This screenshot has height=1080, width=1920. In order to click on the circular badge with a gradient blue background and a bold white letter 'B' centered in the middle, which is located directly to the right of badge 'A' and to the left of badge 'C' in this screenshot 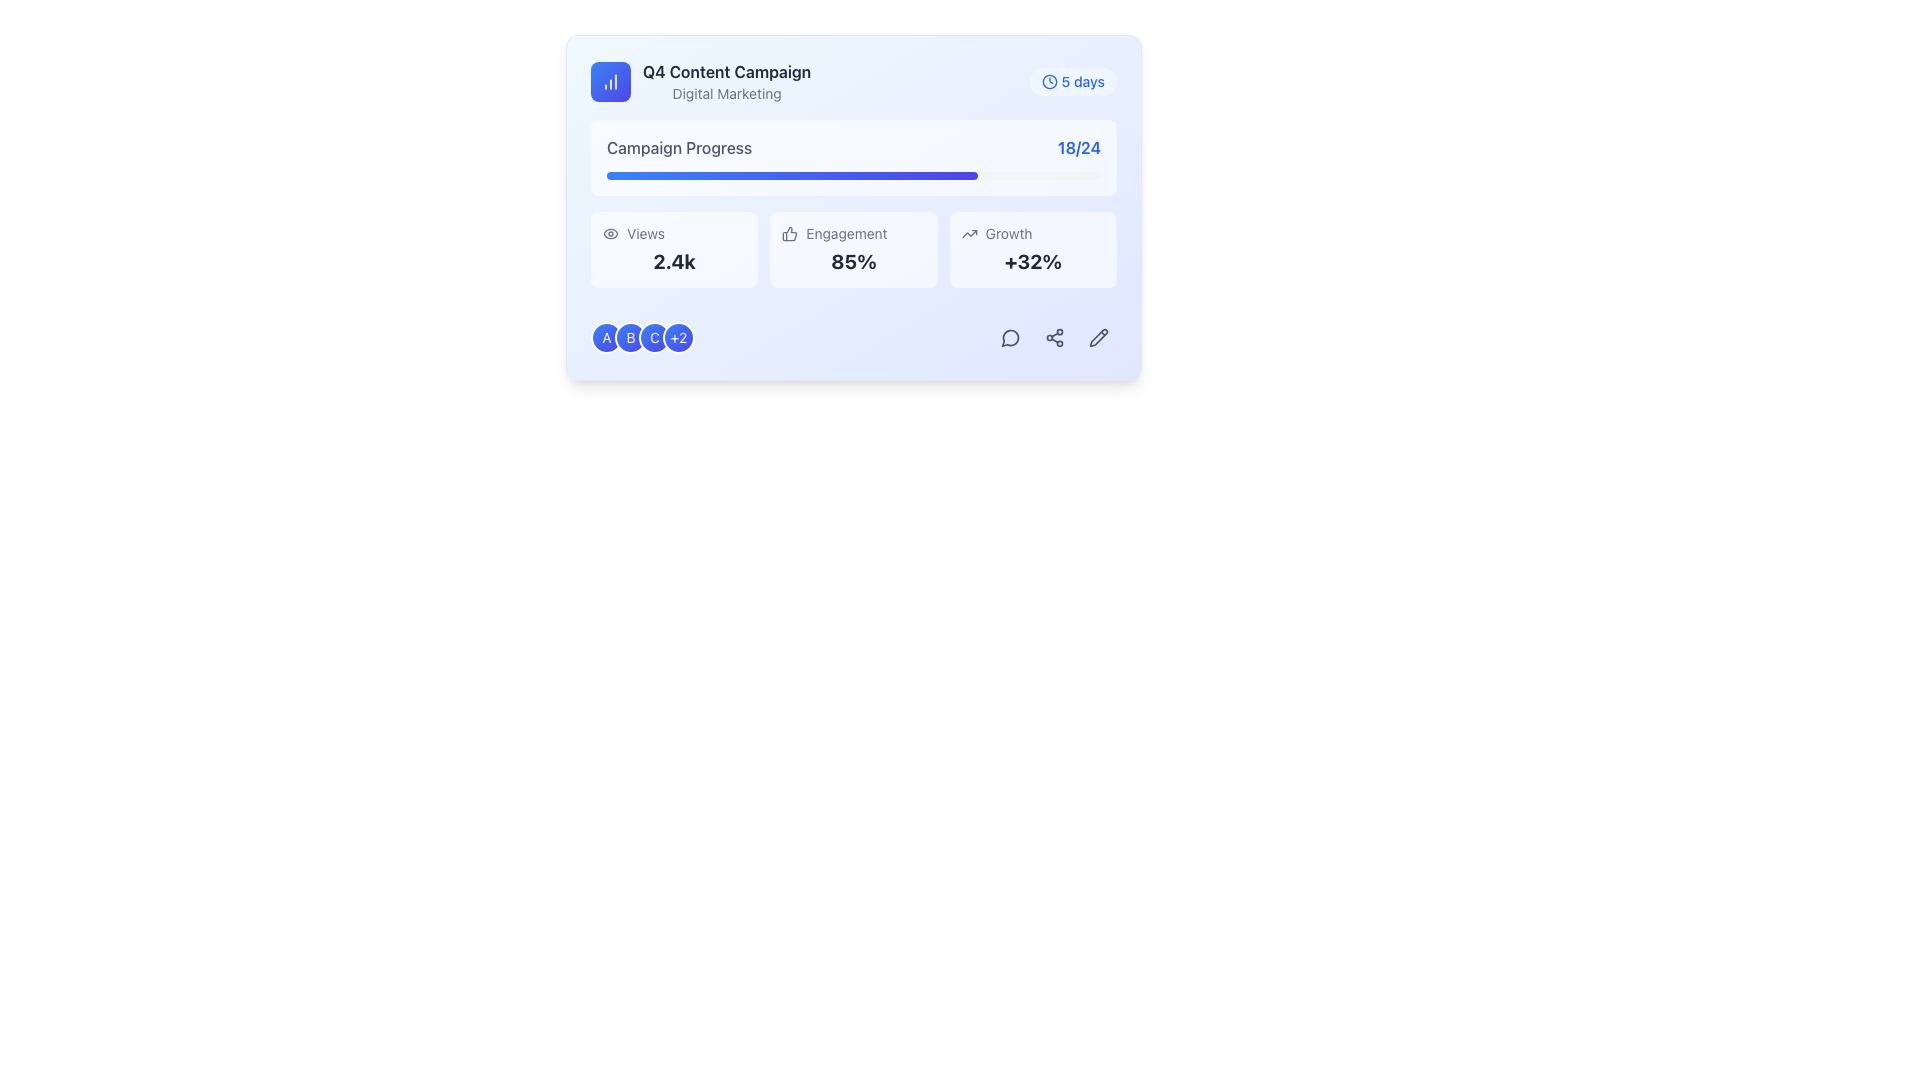, I will do `click(629, 337)`.